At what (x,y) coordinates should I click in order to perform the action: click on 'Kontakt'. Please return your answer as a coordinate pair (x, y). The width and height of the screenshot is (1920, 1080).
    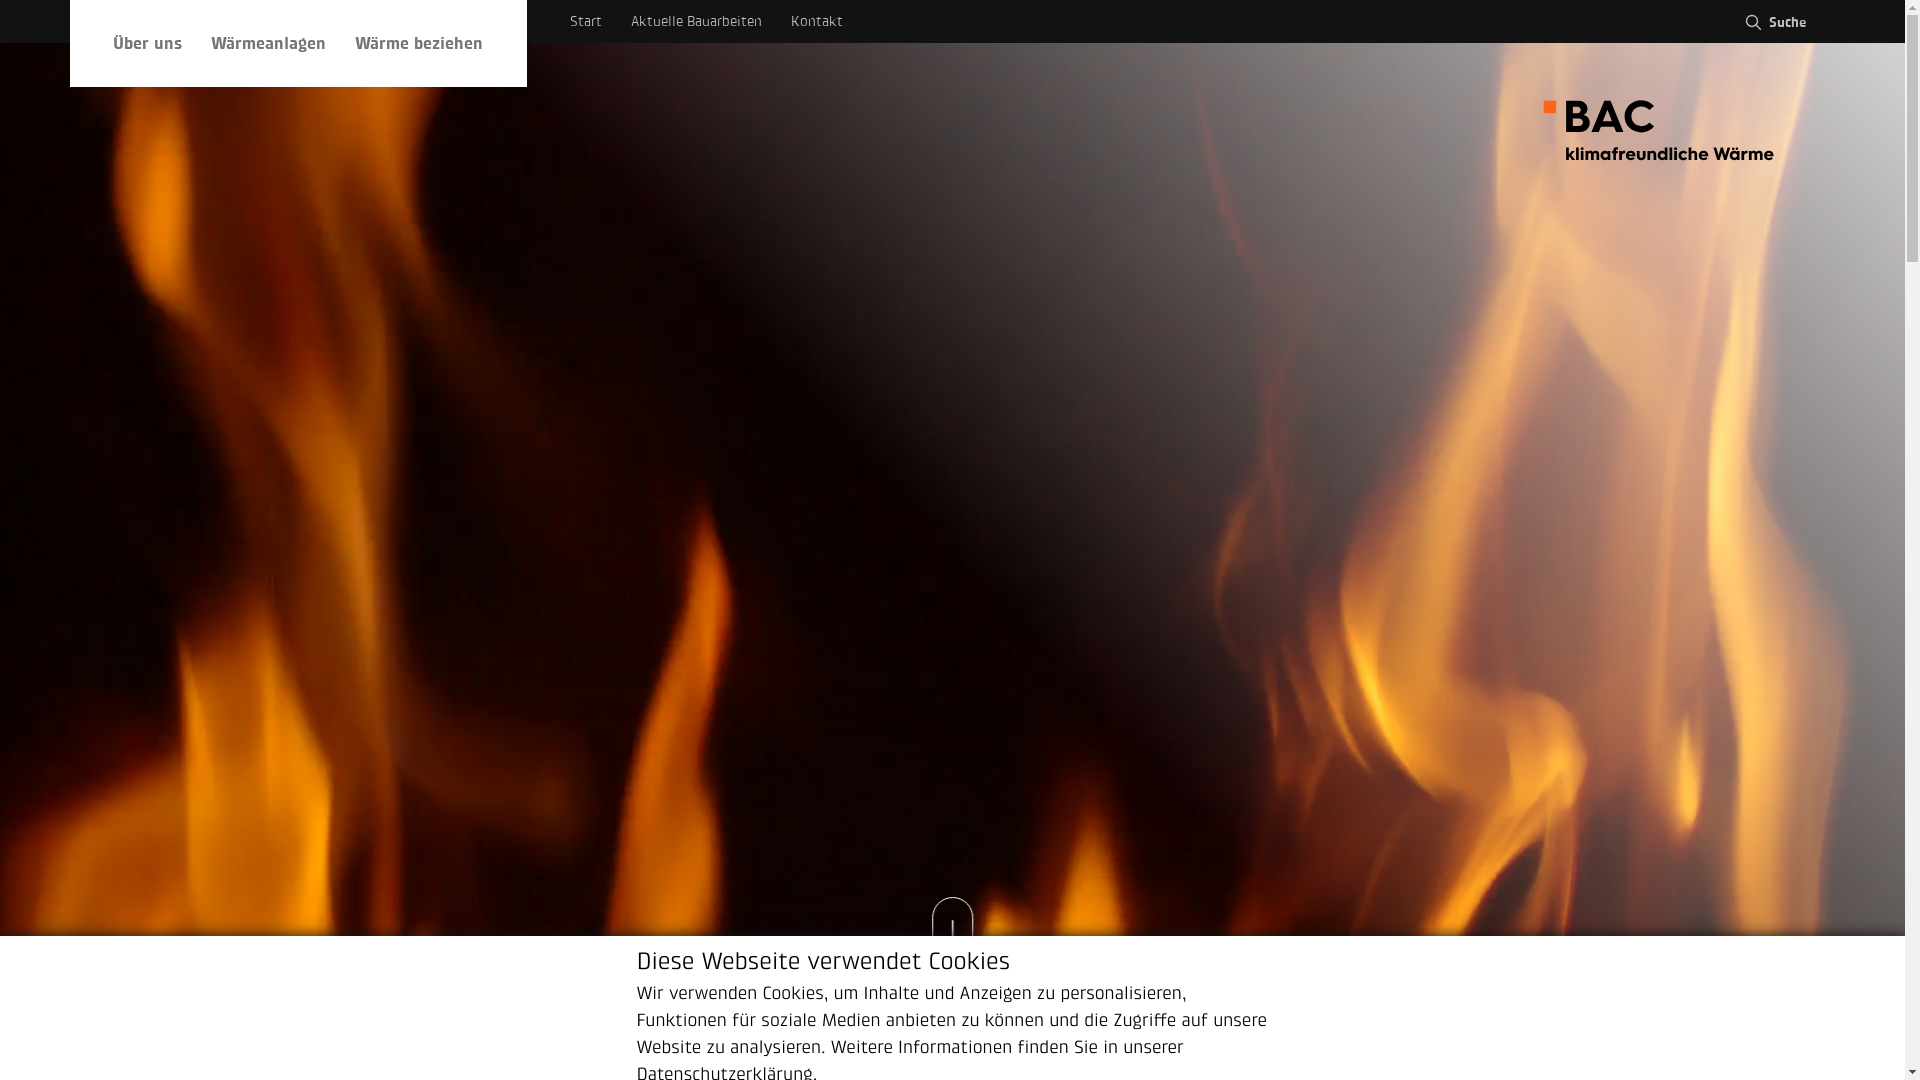
    Looking at the image, I should click on (816, 21).